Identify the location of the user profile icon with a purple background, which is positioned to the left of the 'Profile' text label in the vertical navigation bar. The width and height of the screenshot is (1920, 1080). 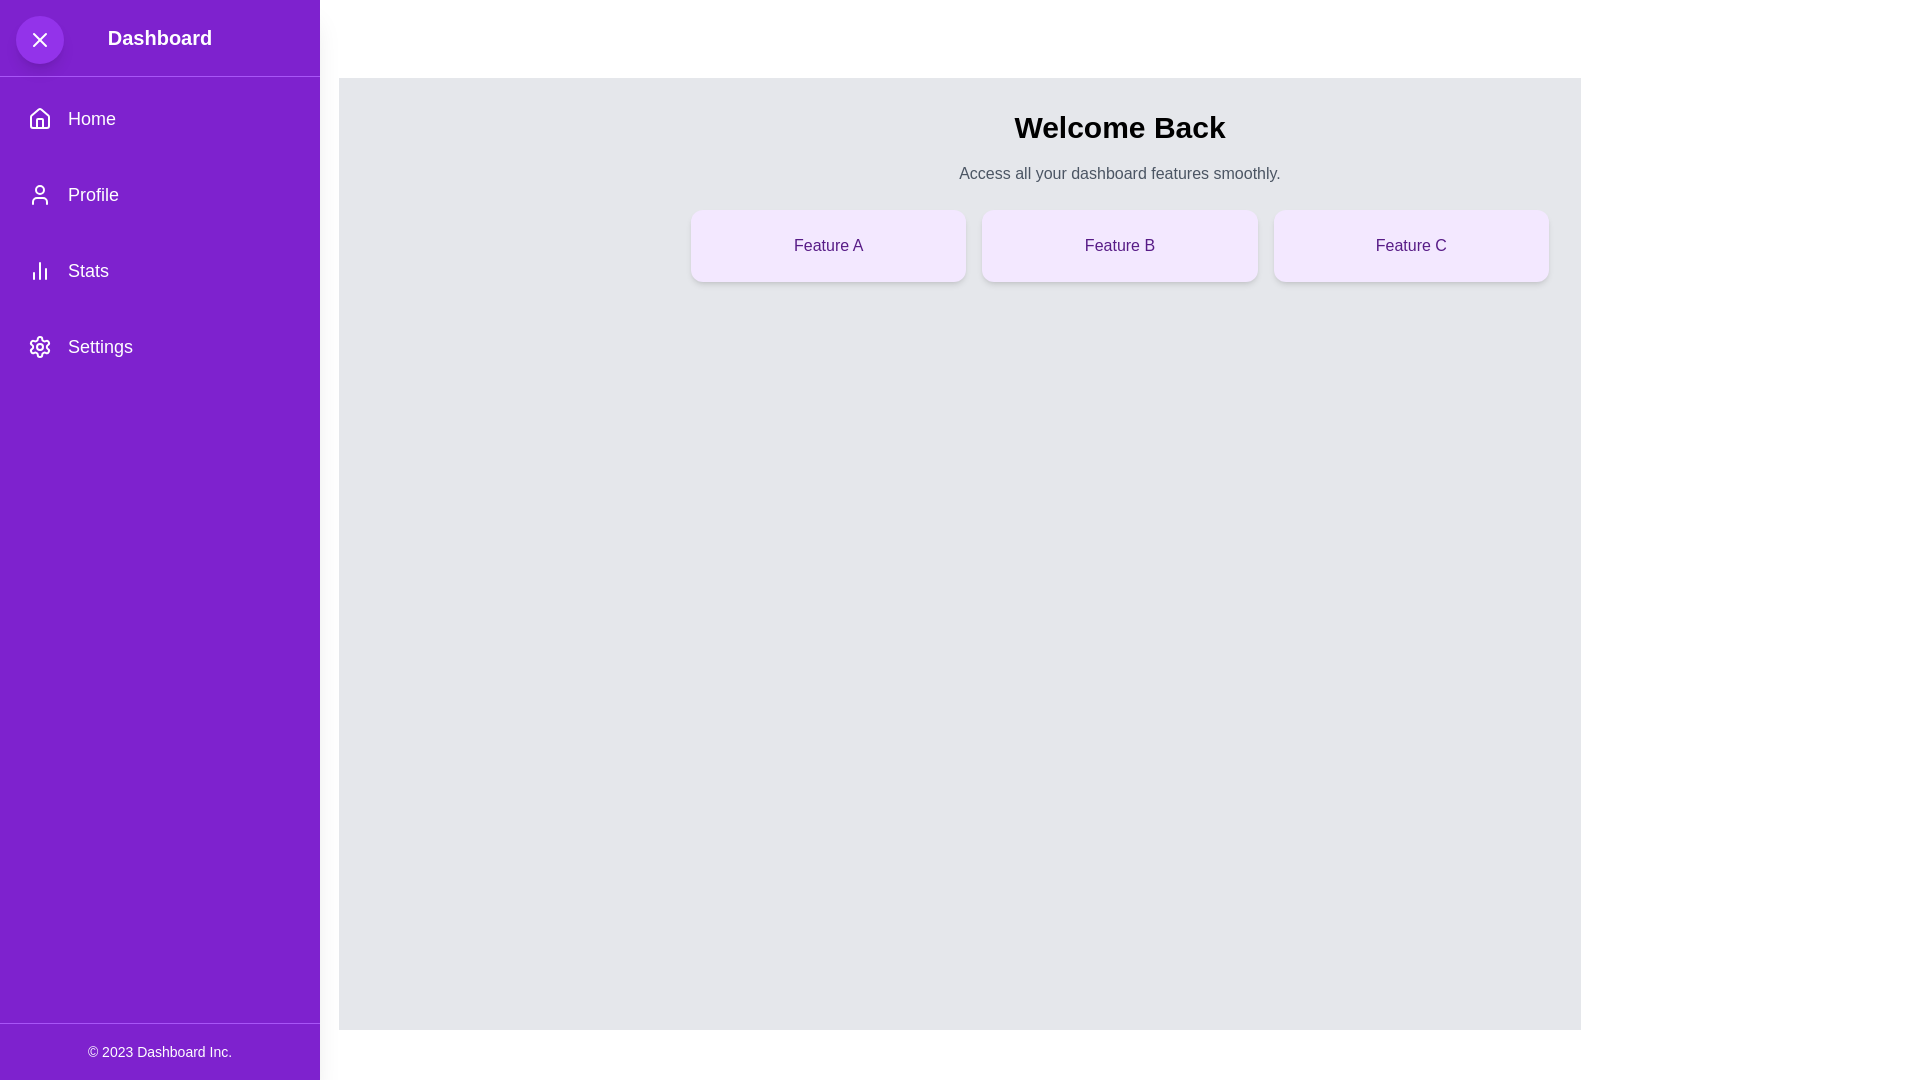
(39, 195).